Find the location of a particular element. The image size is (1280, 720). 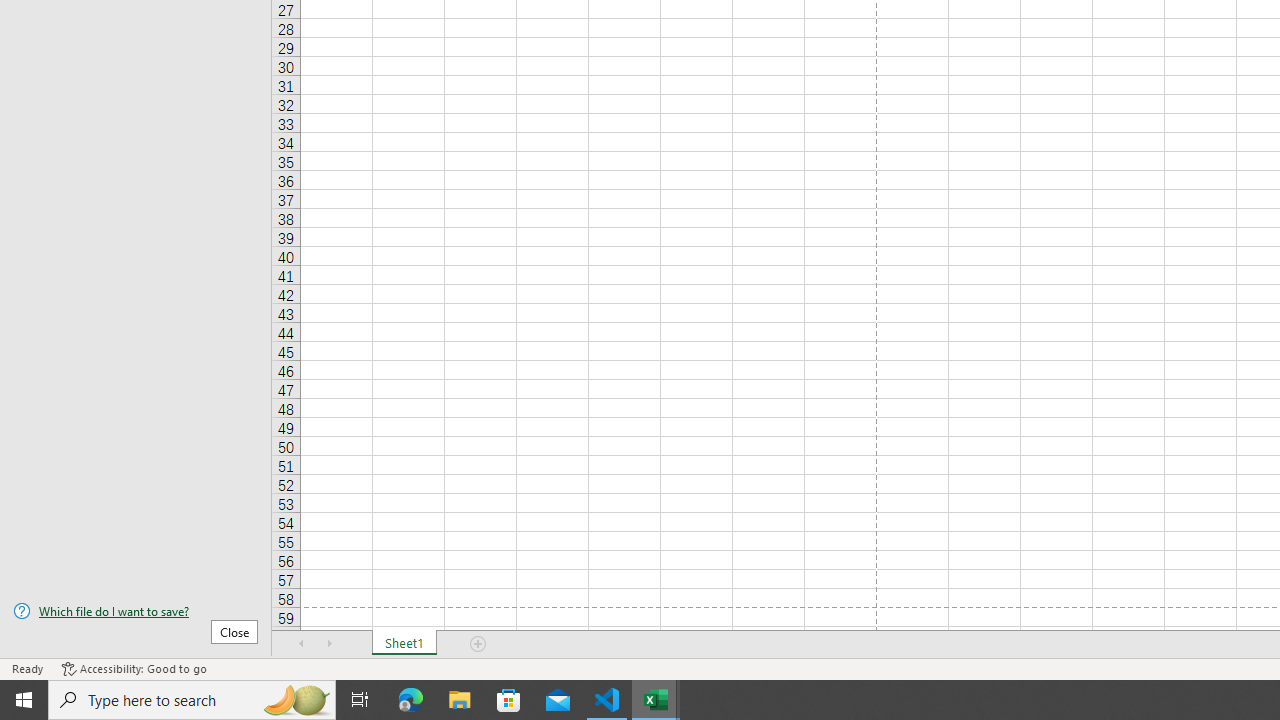

'Task View' is located at coordinates (359, 698).